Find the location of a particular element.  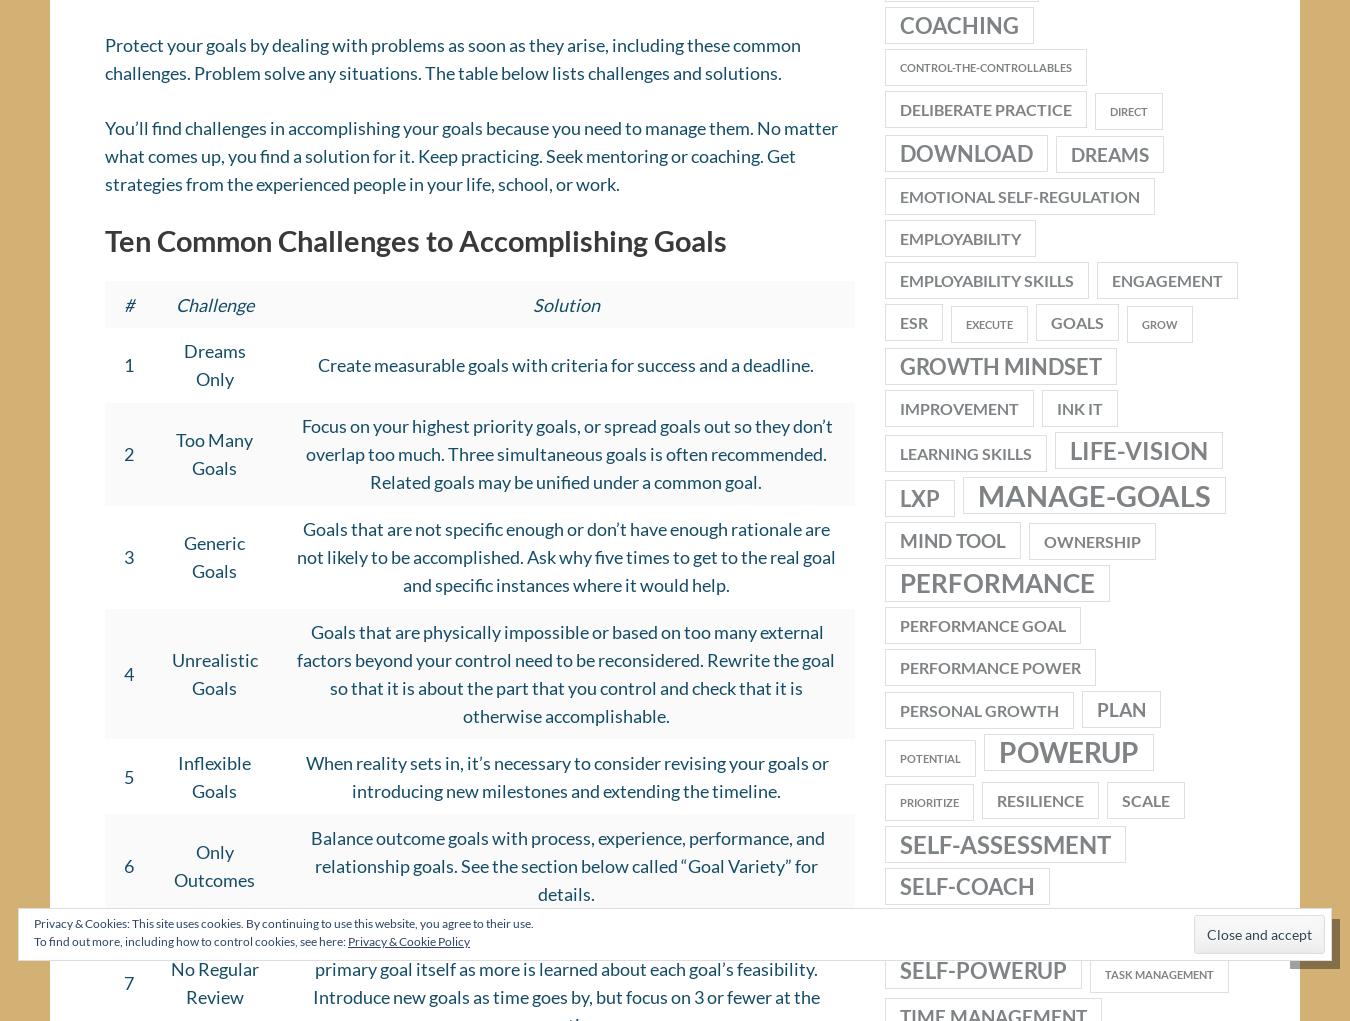

'employability skills' is located at coordinates (985, 287).